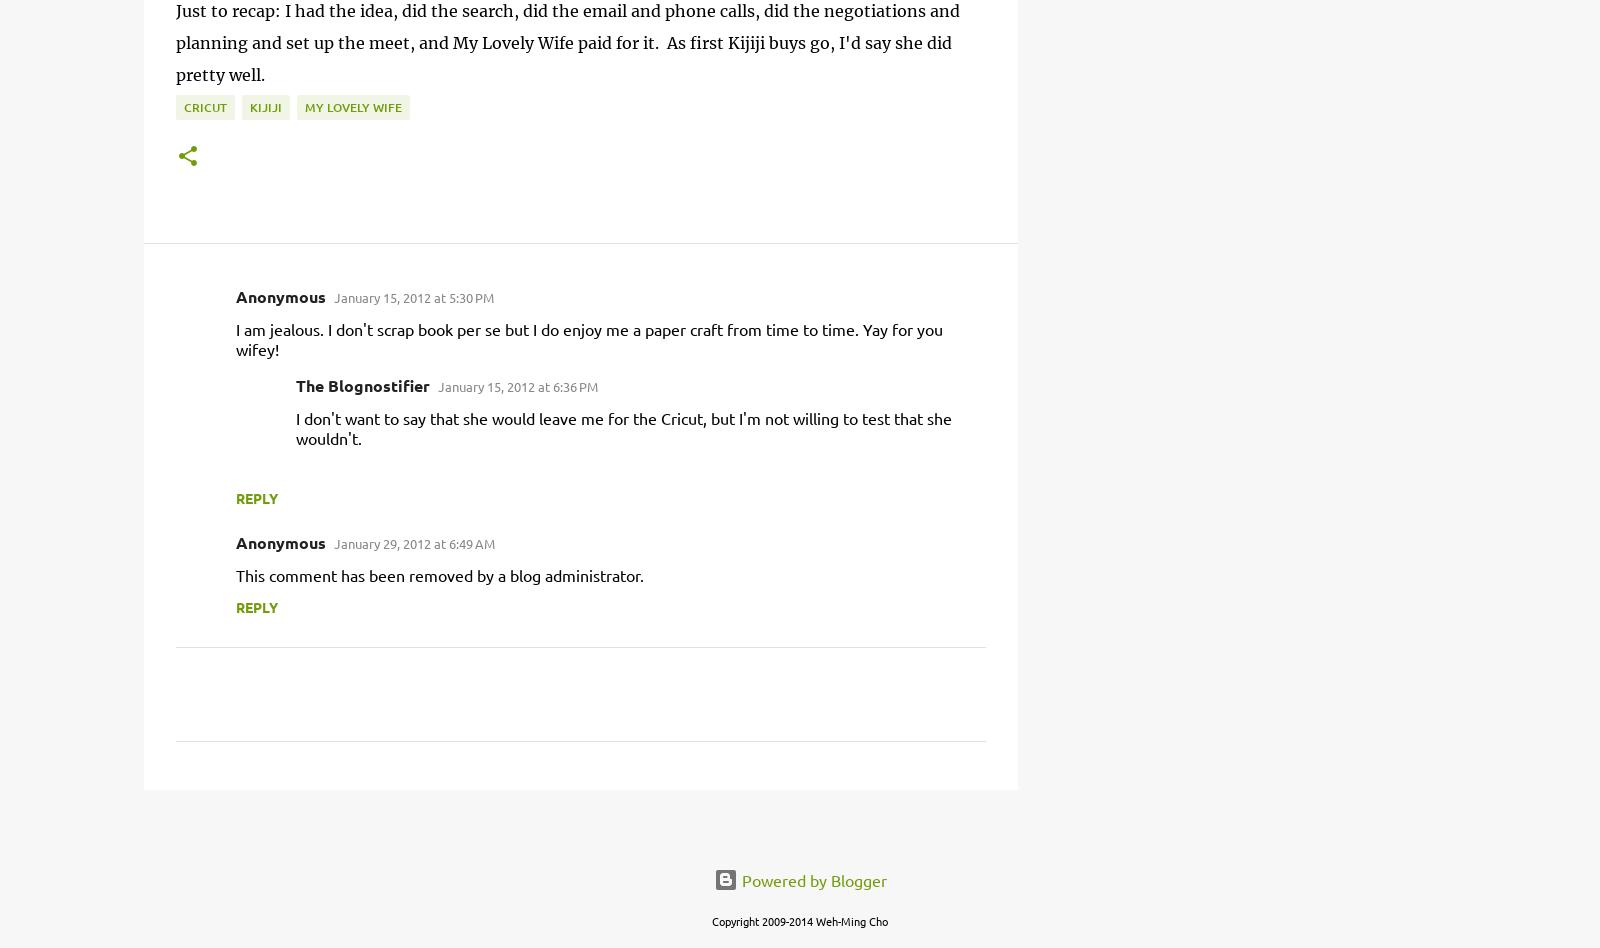 This screenshot has width=1600, height=948. I want to click on 'my lovely wife', so click(353, 107).